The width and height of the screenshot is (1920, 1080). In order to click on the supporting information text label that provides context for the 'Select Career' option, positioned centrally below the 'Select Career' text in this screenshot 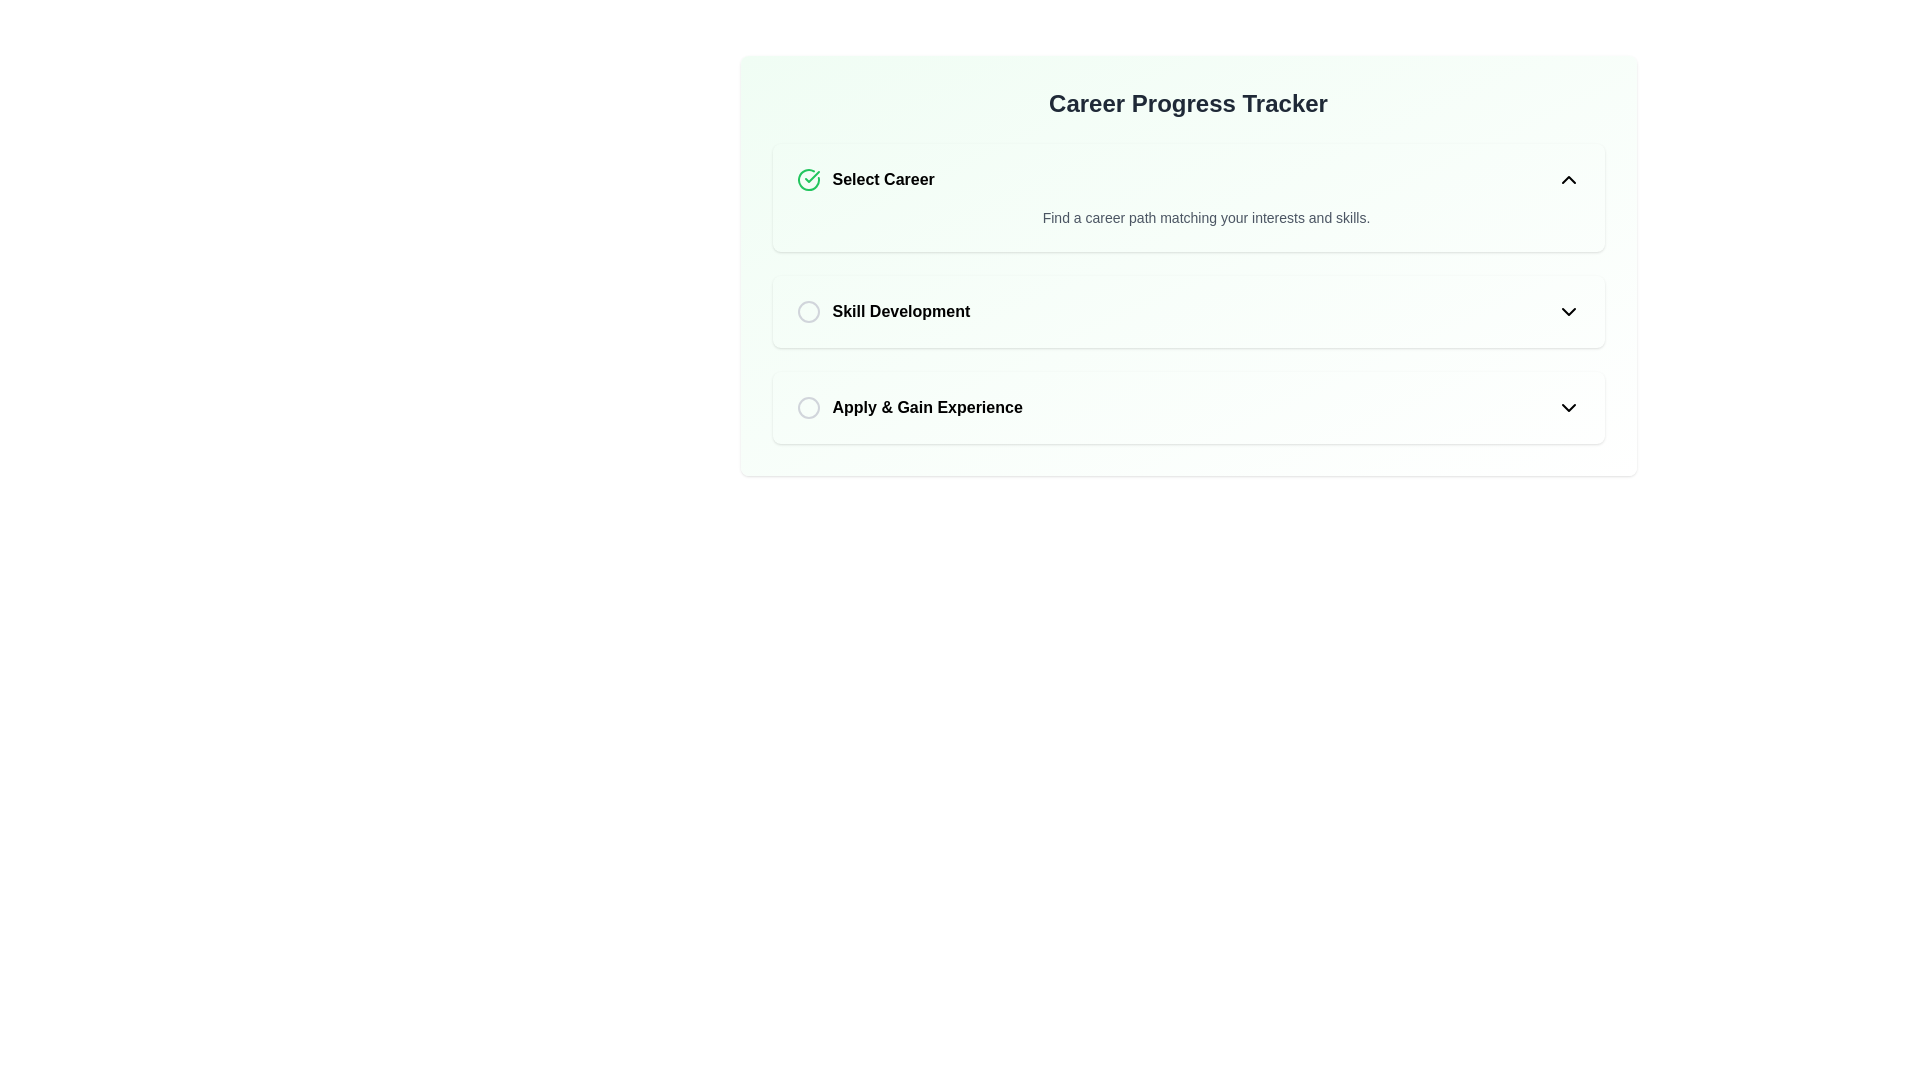, I will do `click(1188, 218)`.